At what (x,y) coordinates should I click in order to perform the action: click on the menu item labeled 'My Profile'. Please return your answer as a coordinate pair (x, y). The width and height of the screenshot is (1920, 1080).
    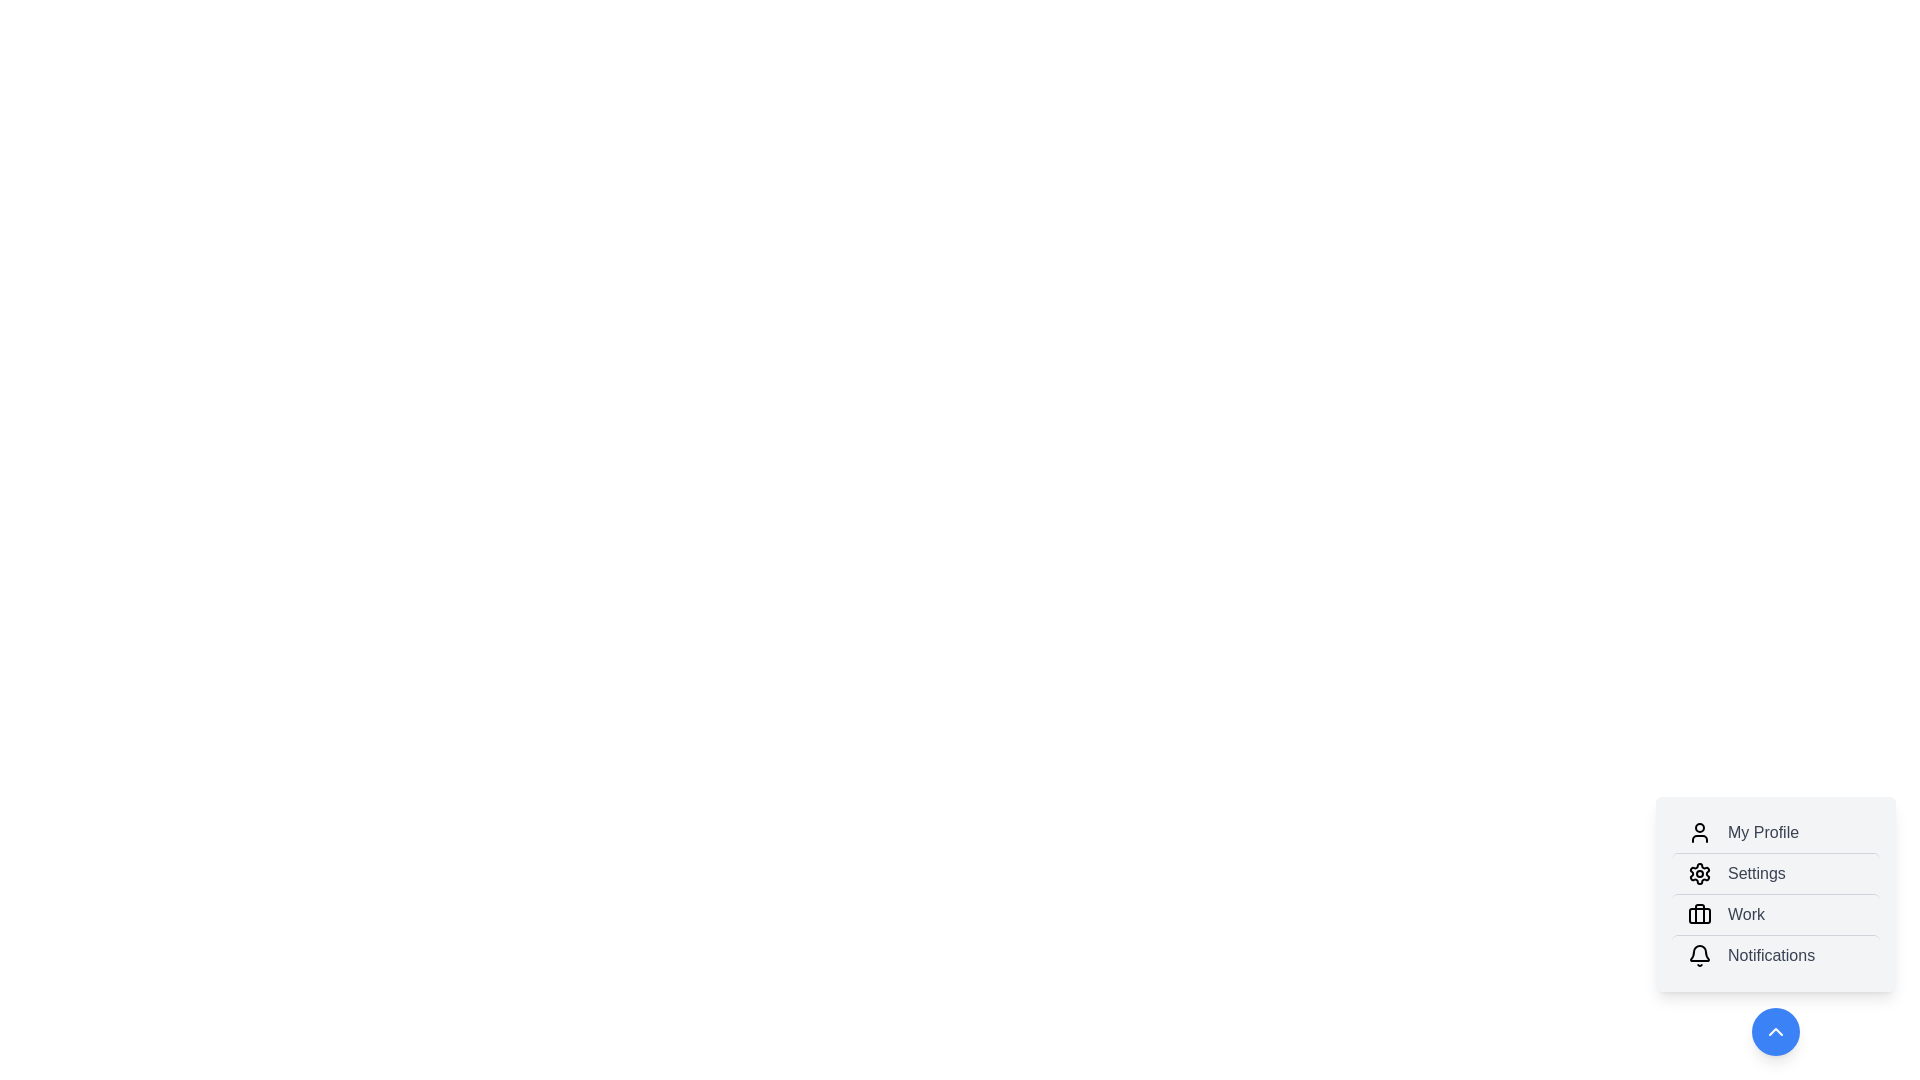
    Looking at the image, I should click on (1776, 833).